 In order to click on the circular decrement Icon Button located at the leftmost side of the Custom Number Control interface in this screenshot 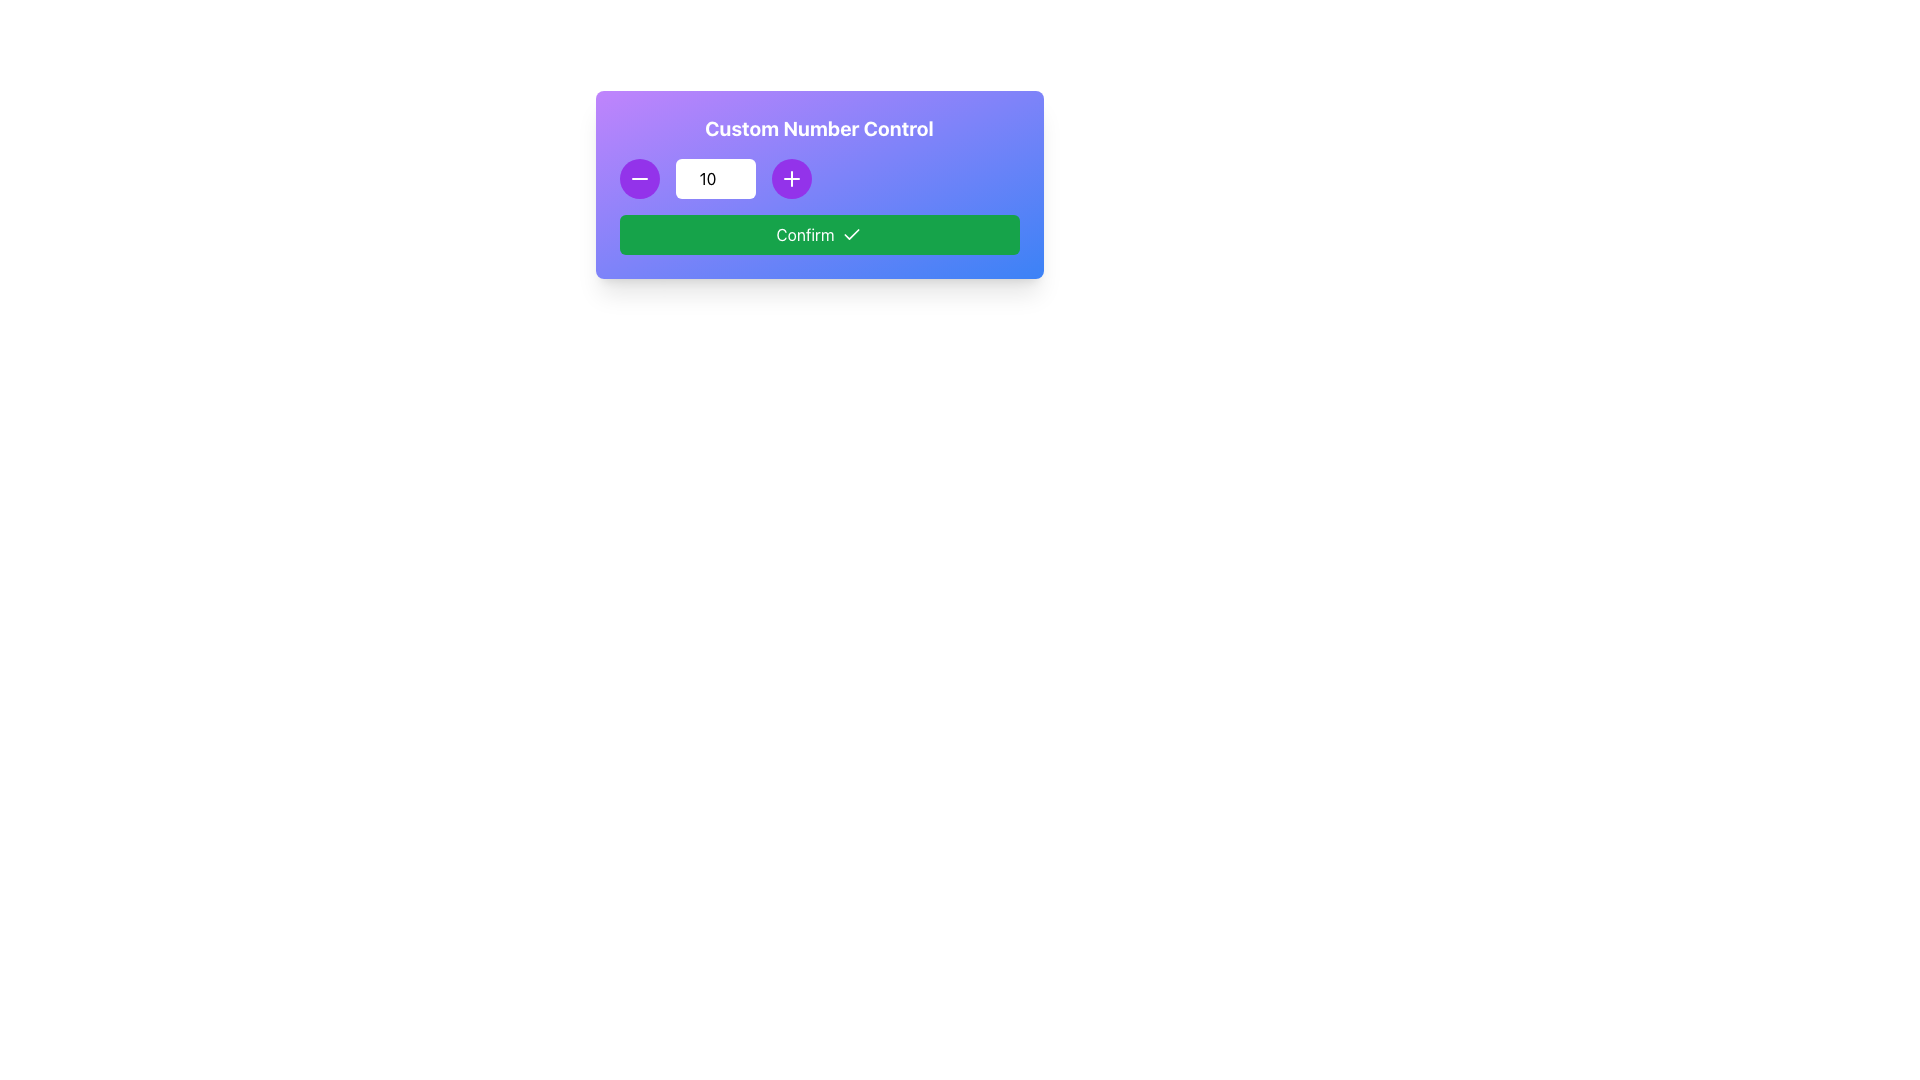, I will do `click(638, 177)`.